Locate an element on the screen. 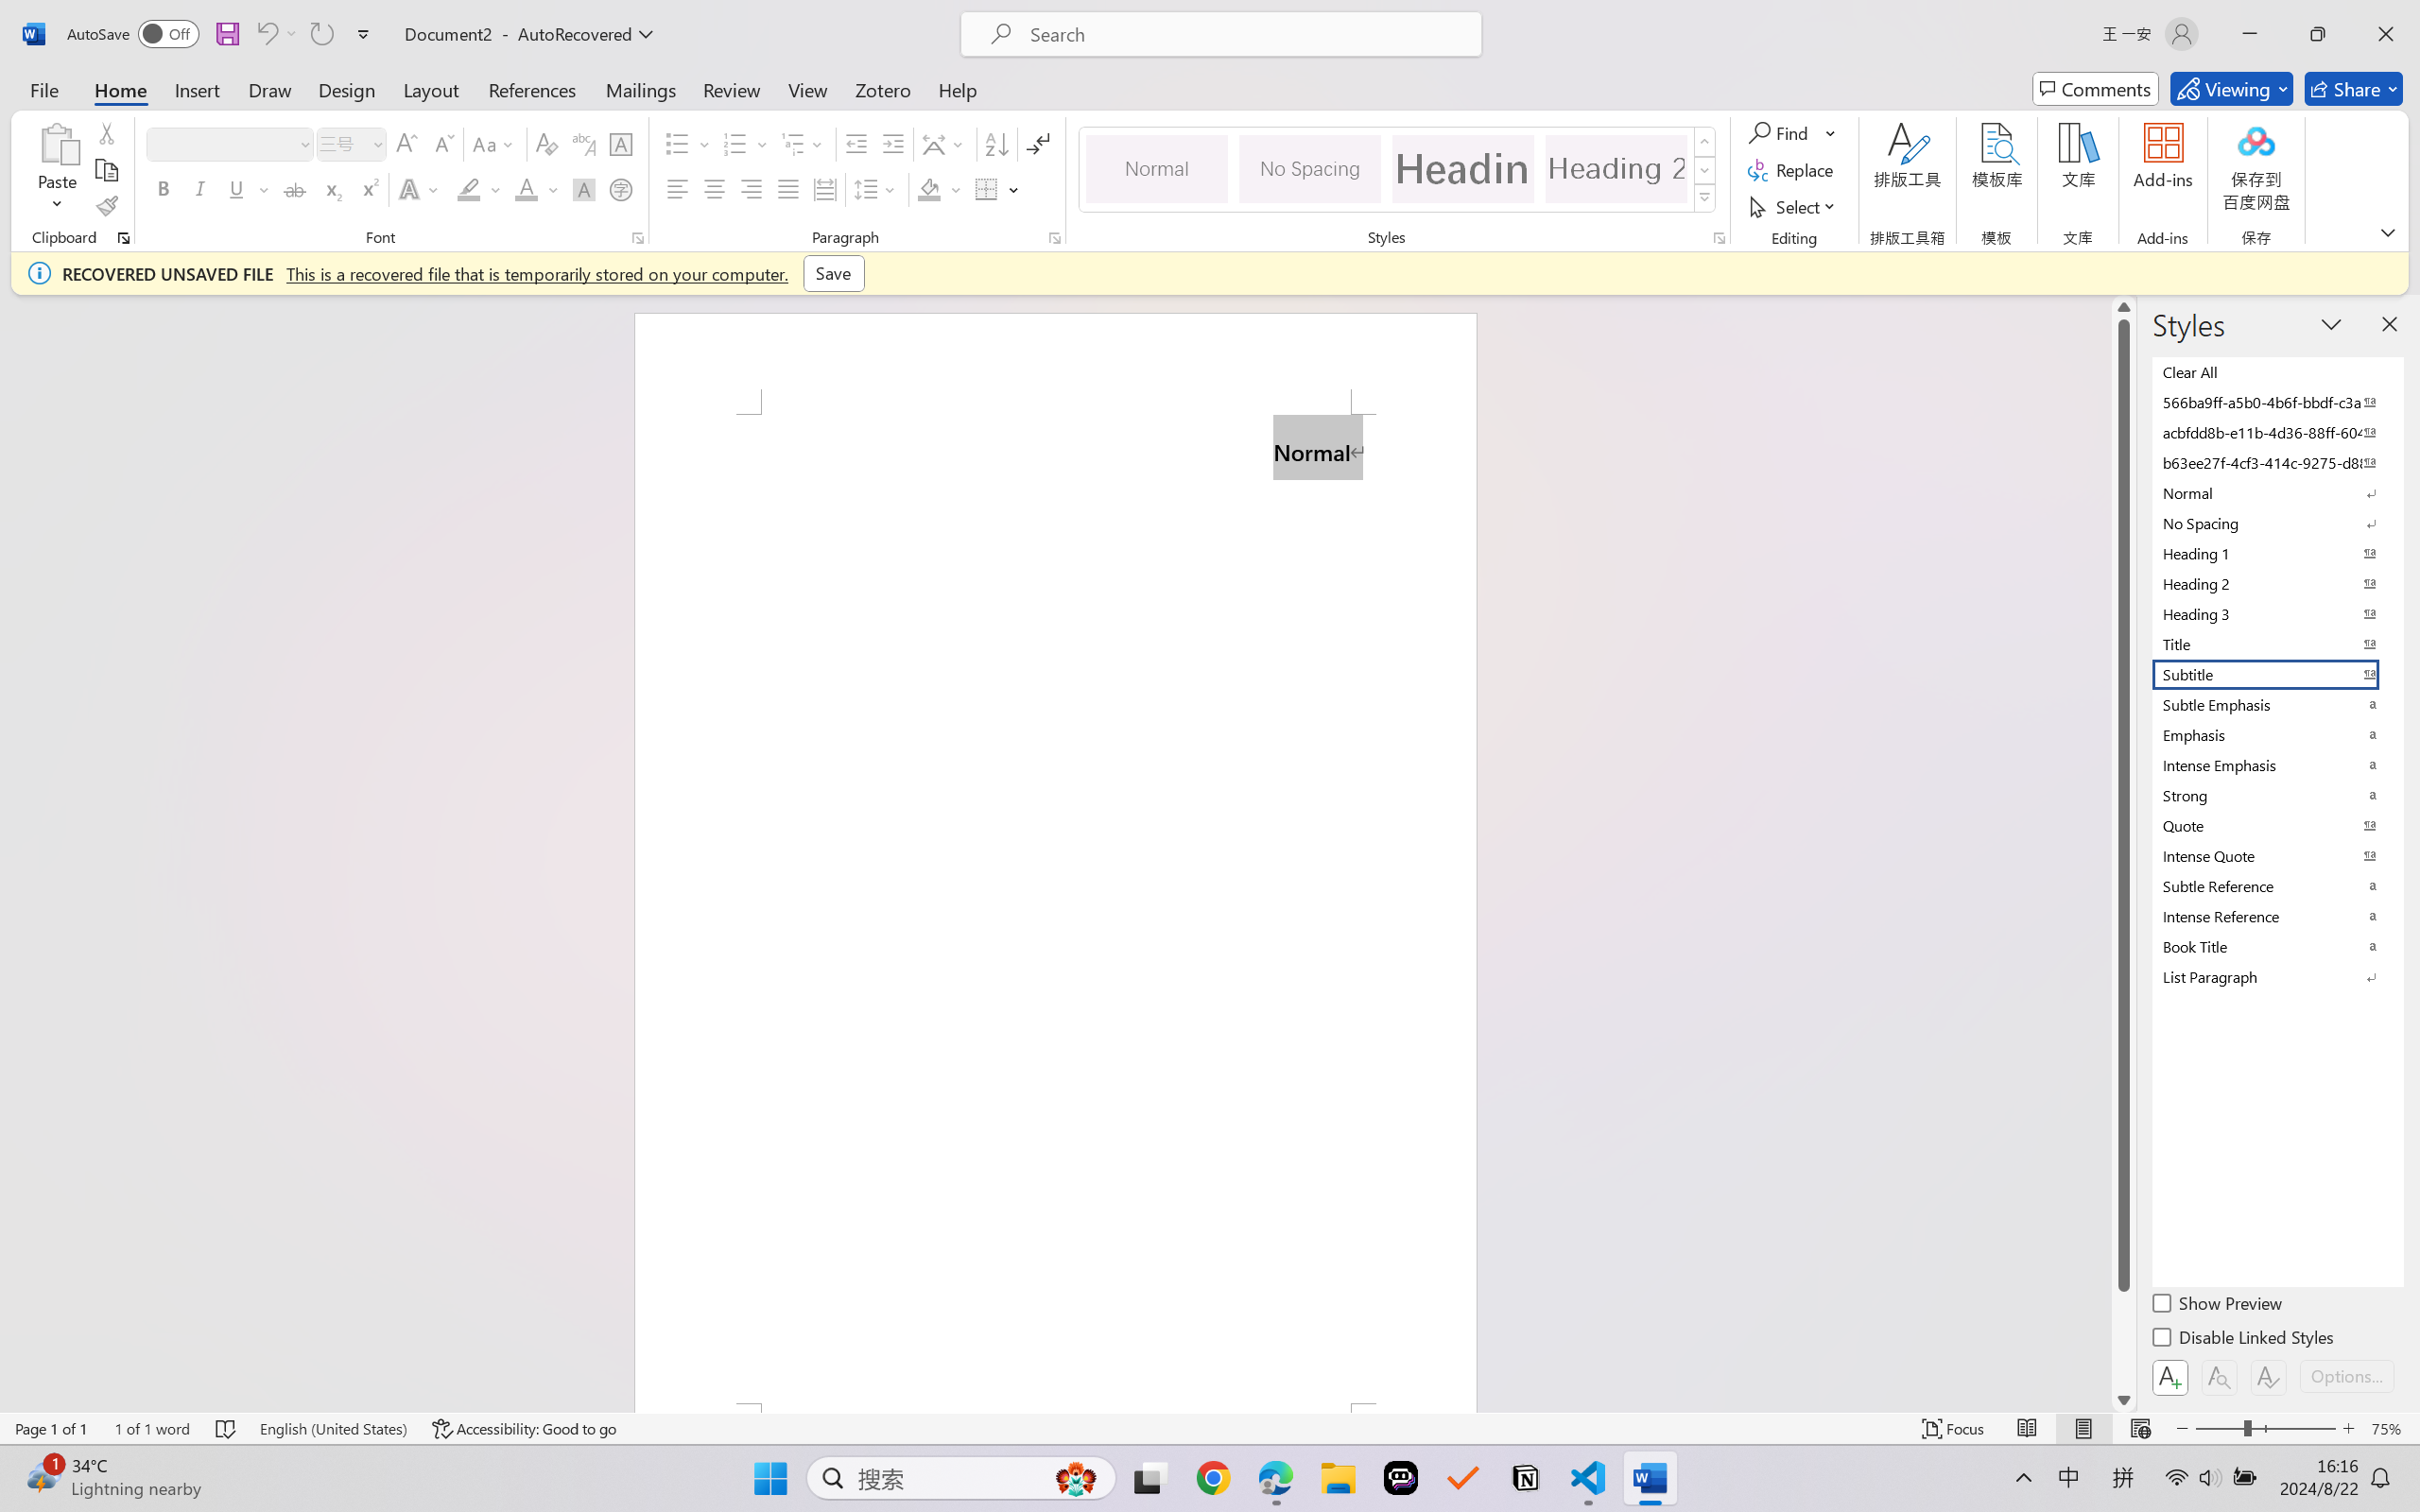  'Heading 3' is located at coordinates (2275, 612).